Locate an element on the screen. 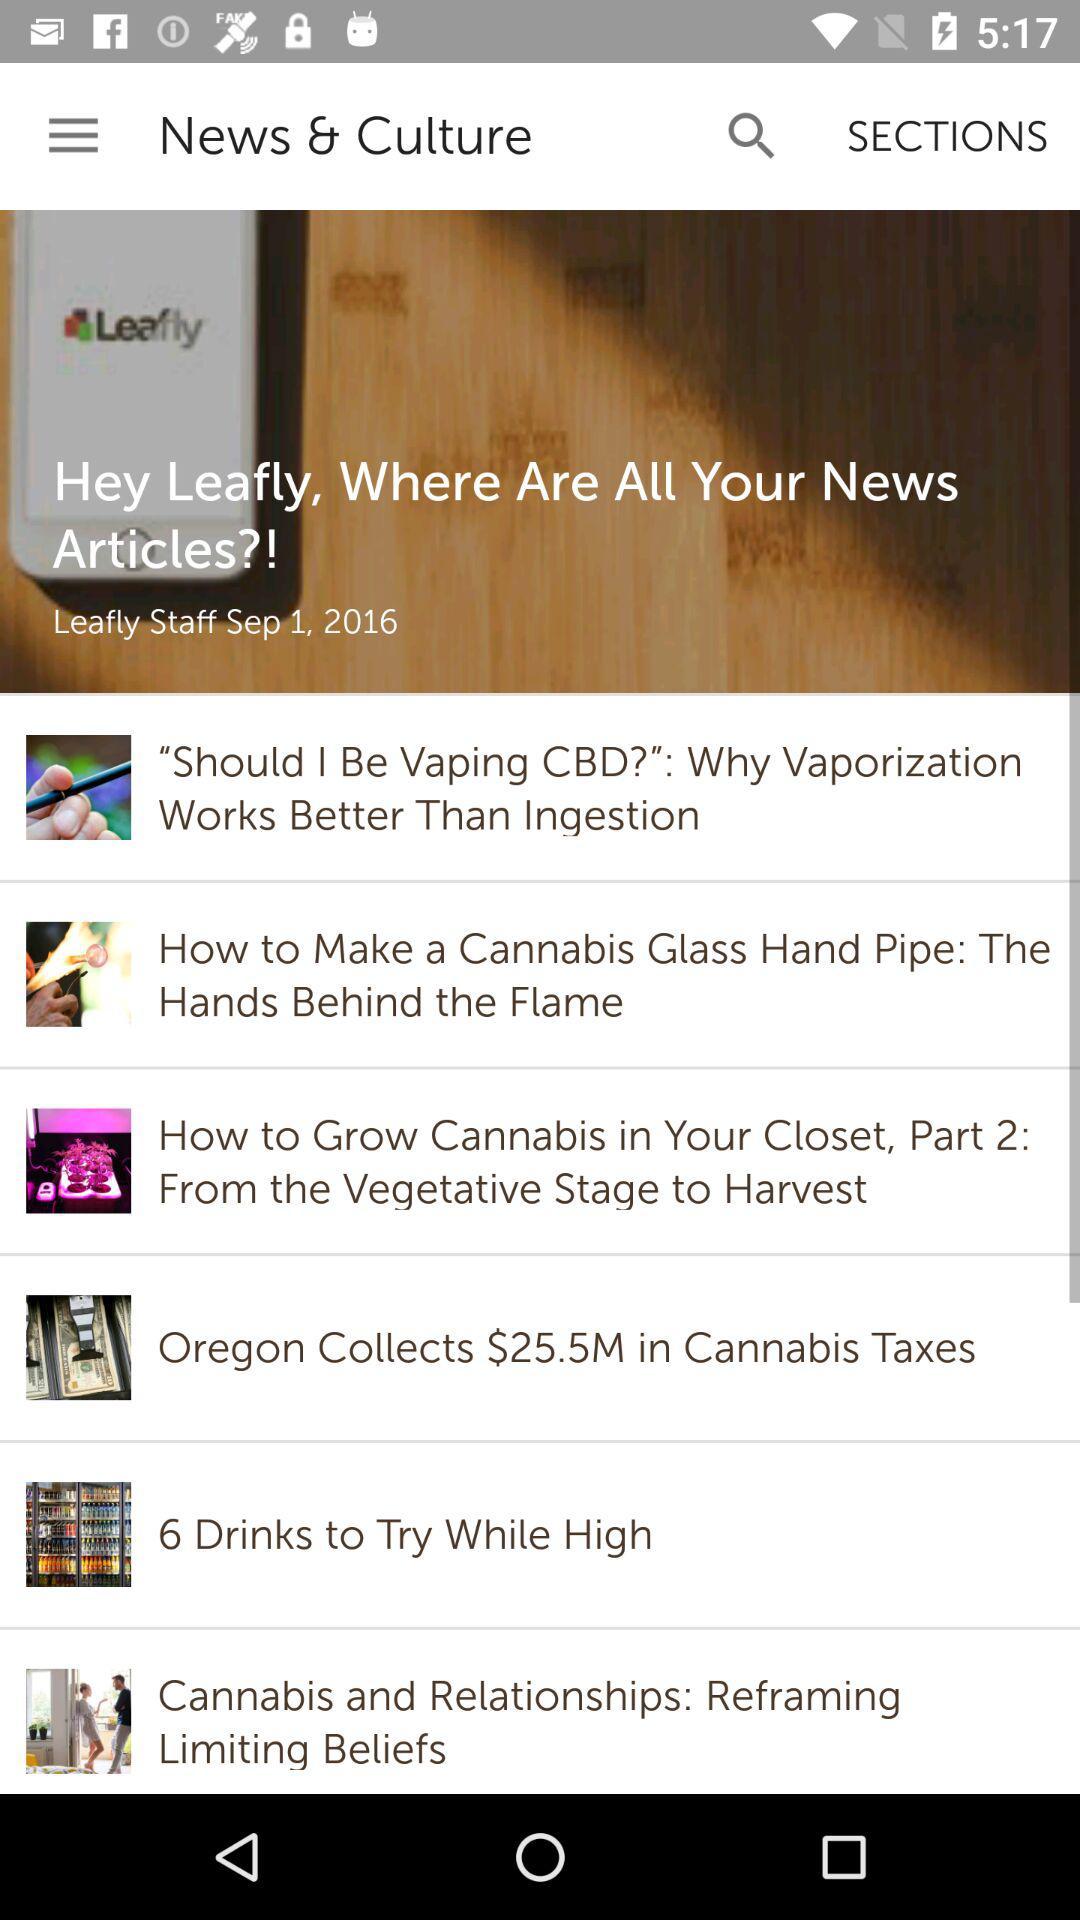 The width and height of the screenshot is (1080, 1920). the oregon collects 25 icon is located at coordinates (572, 1347).